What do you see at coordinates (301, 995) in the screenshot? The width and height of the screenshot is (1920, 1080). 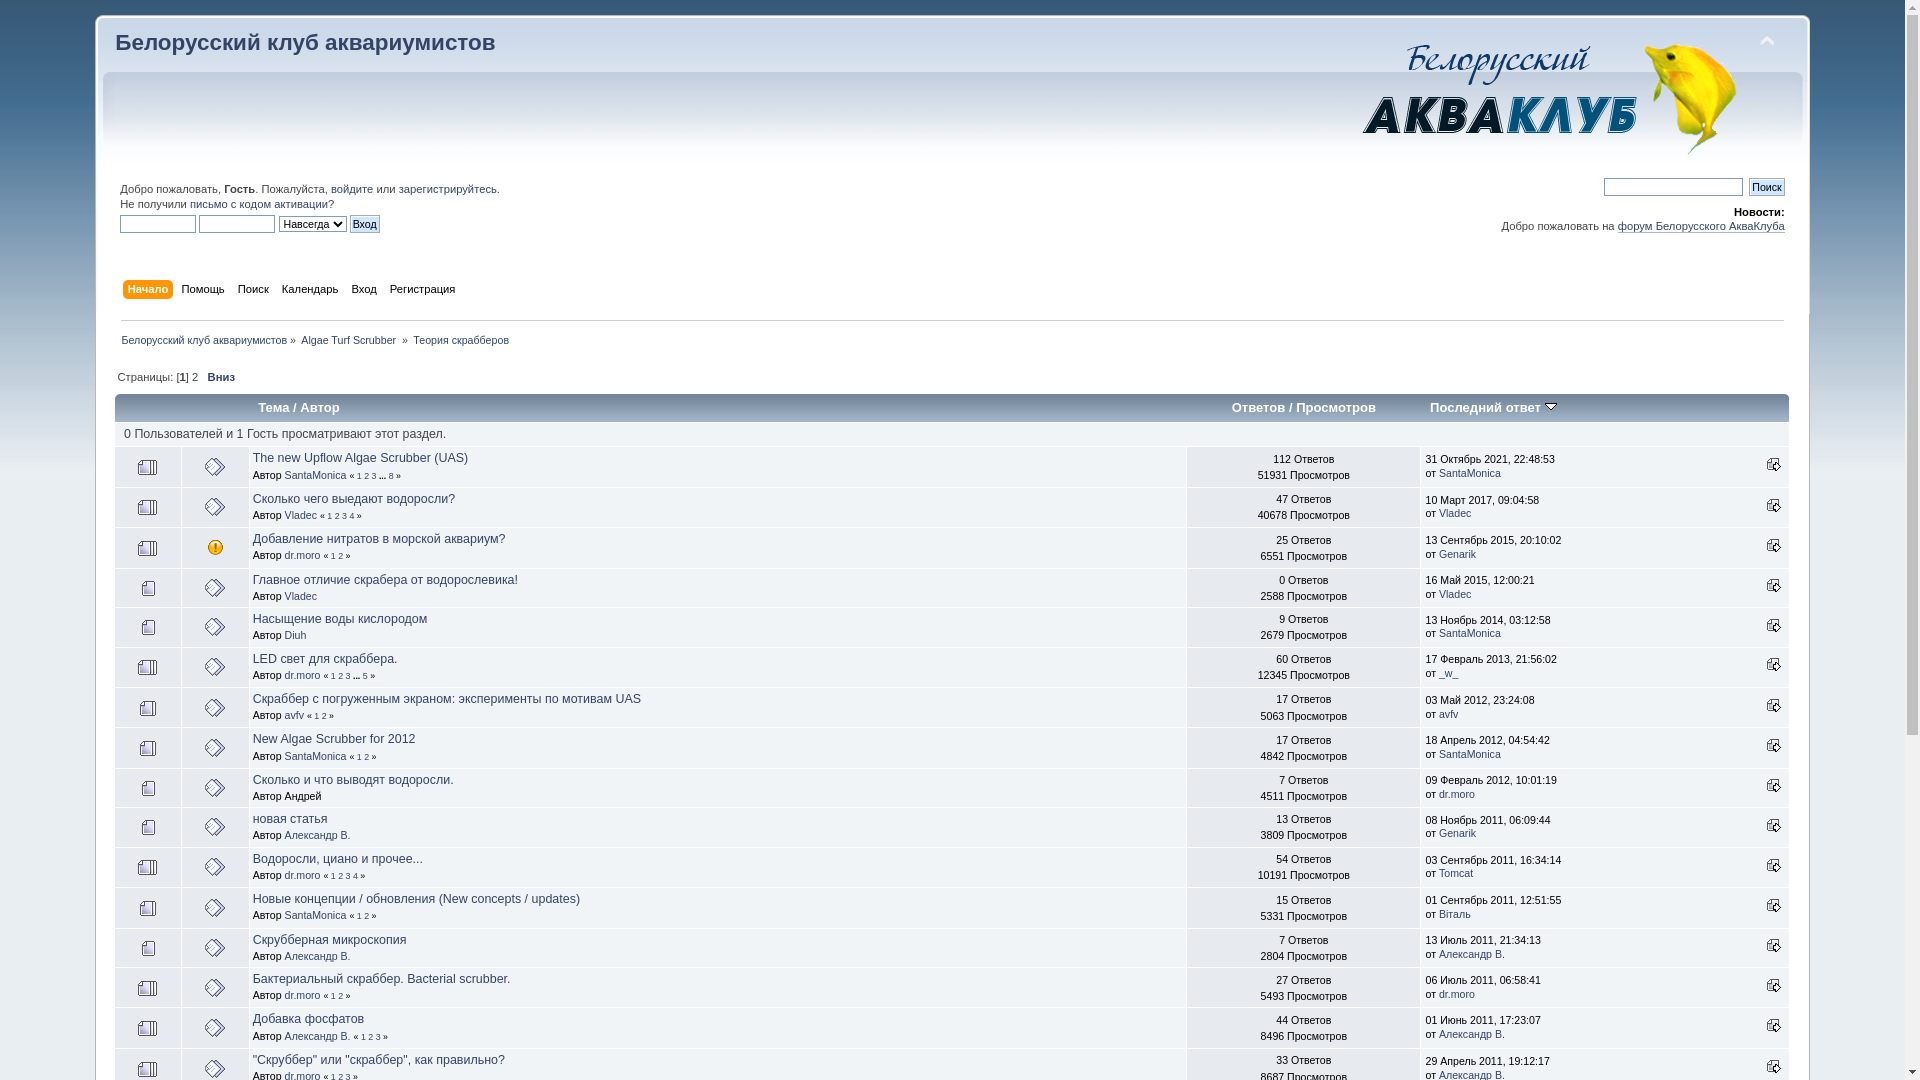 I see `'dr.moro'` at bounding box center [301, 995].